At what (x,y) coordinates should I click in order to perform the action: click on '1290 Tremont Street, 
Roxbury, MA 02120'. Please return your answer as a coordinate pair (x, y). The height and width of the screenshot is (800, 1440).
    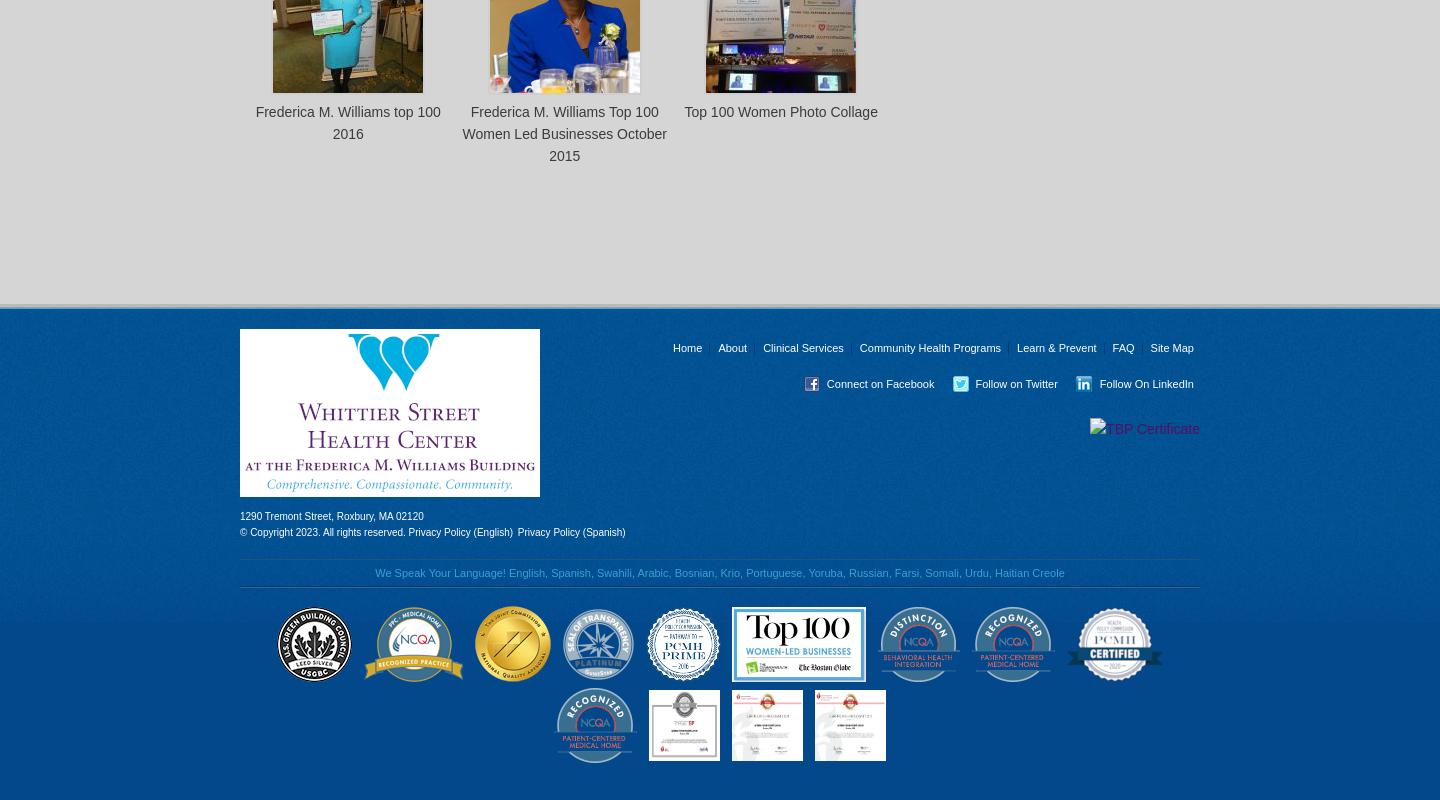
    Looking at the image, I should click on (331, 515).